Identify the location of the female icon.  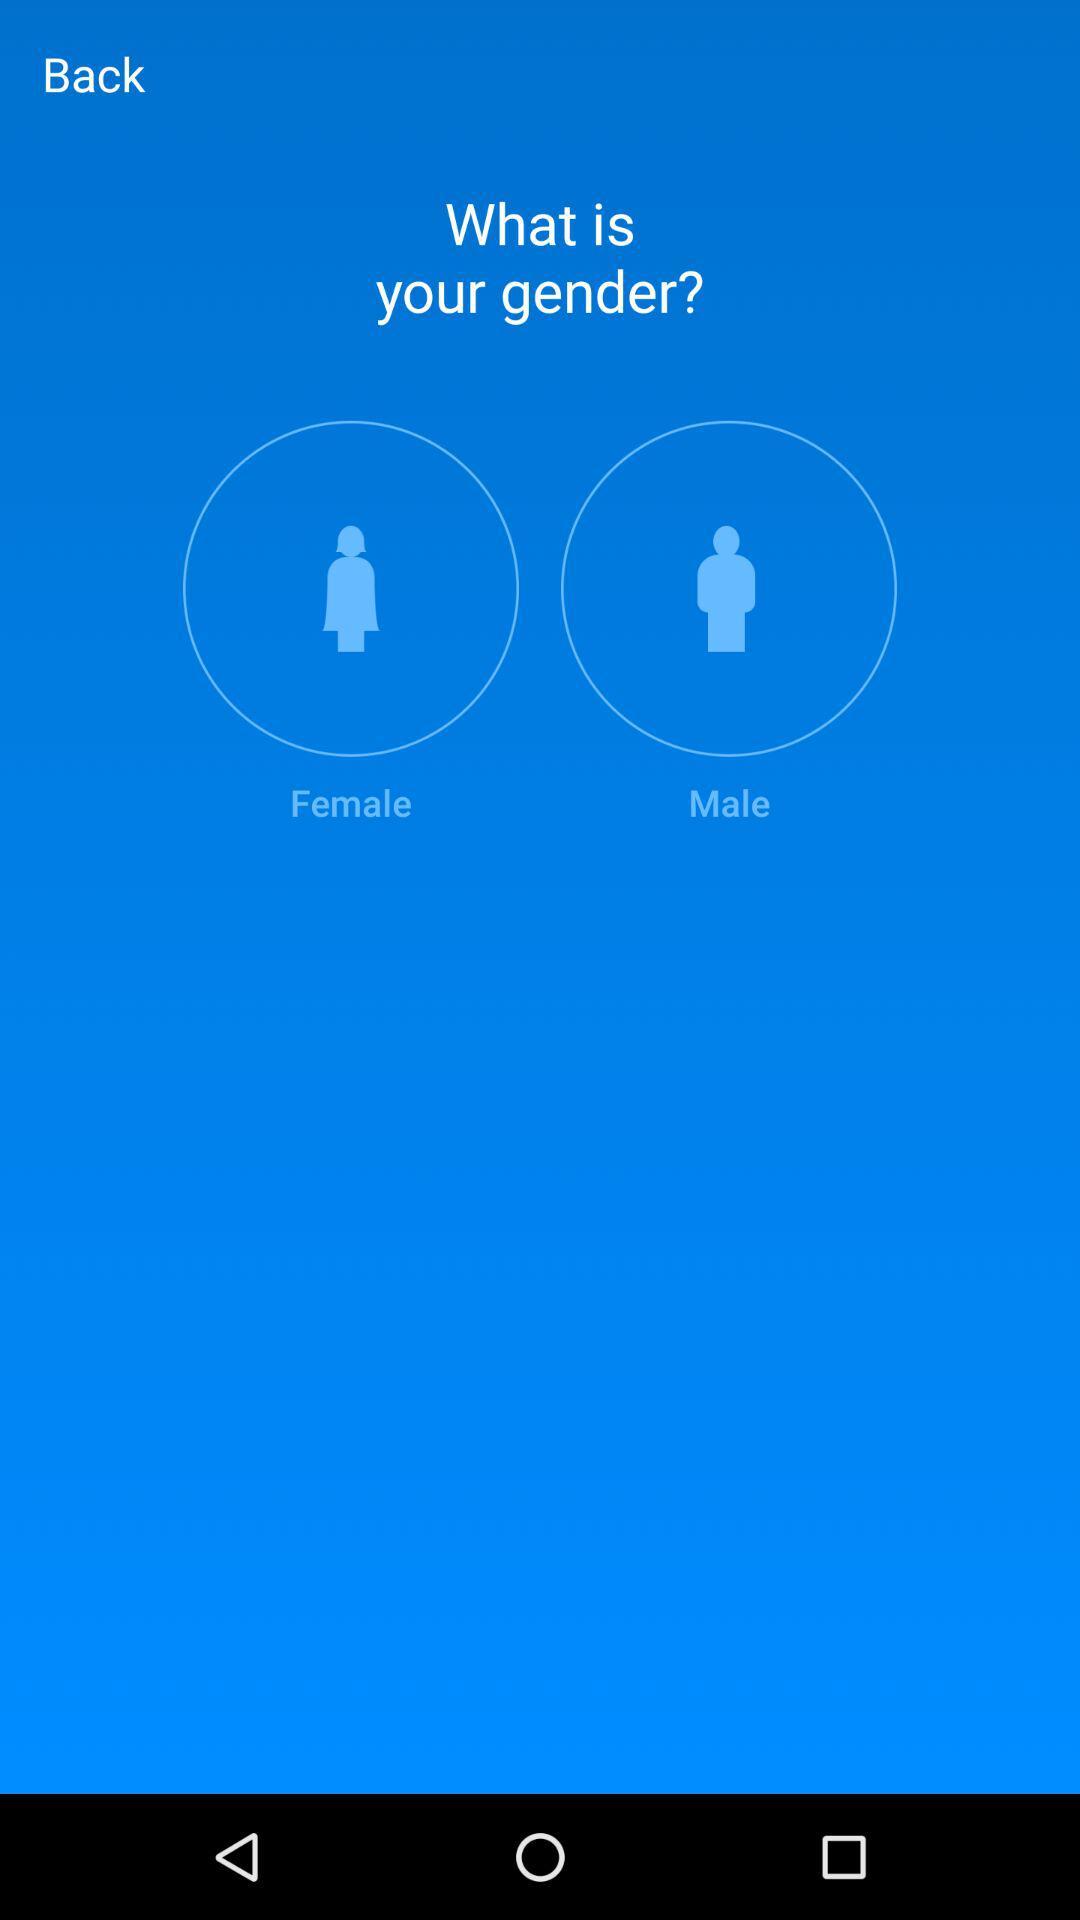
(350, 623).